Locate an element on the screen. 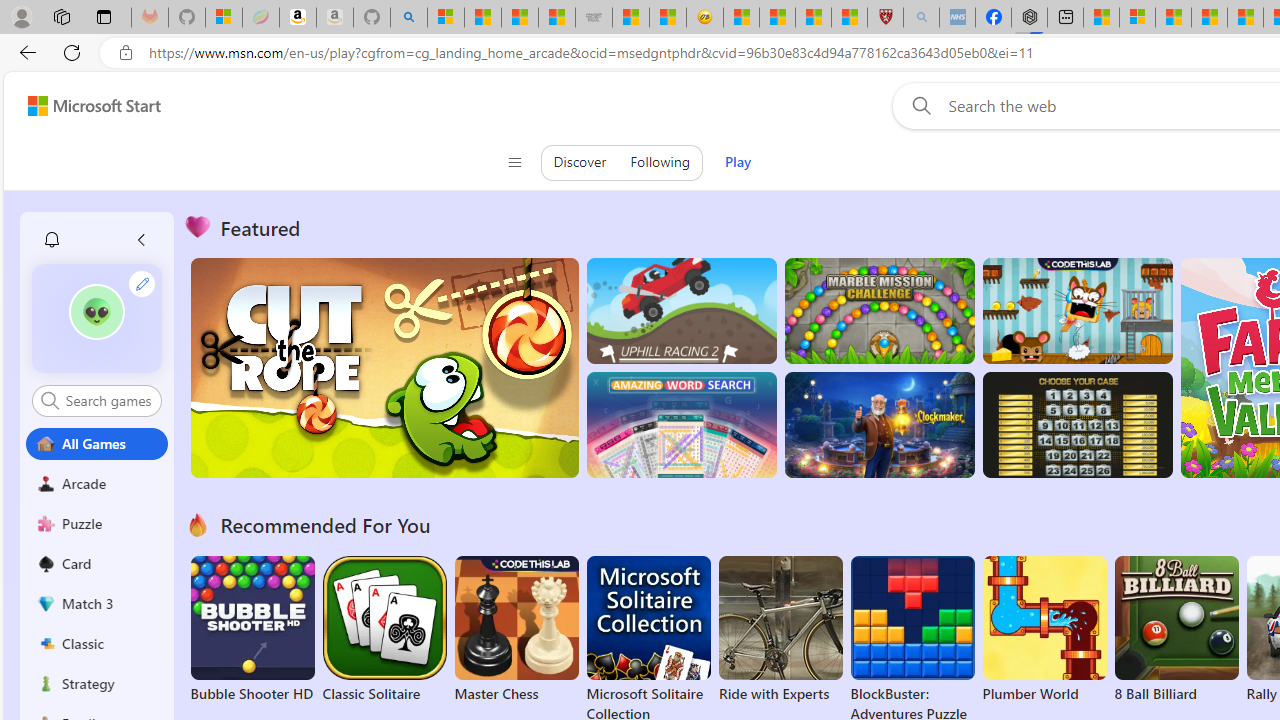  'Deal or No Deal' is located at coordinates (1076, 424).